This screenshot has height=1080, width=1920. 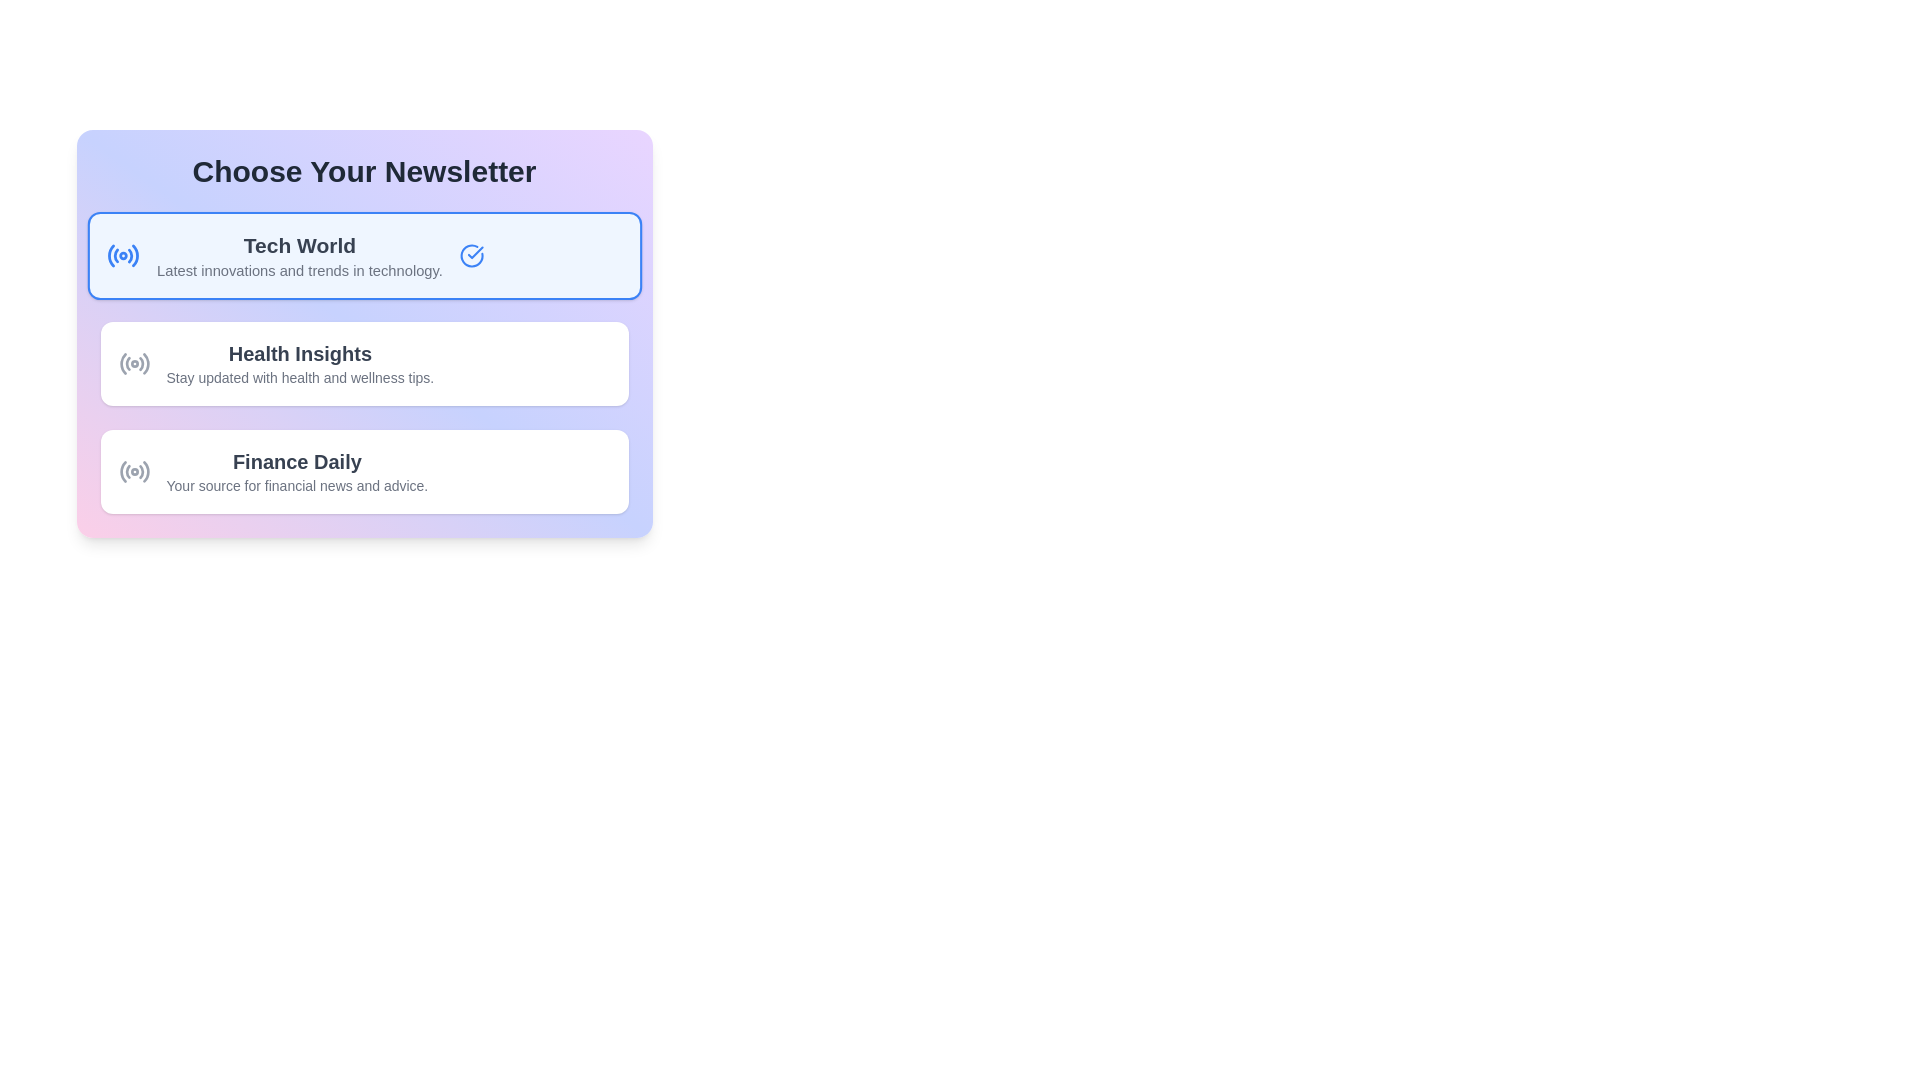 What do you see at coordinates (122, 254) in the screenshot?
I see `the blue circular radio wave pattern icon located at the top-left corner of the 'Tech World' section of the newsletter options` at bounding box center [122, 254].